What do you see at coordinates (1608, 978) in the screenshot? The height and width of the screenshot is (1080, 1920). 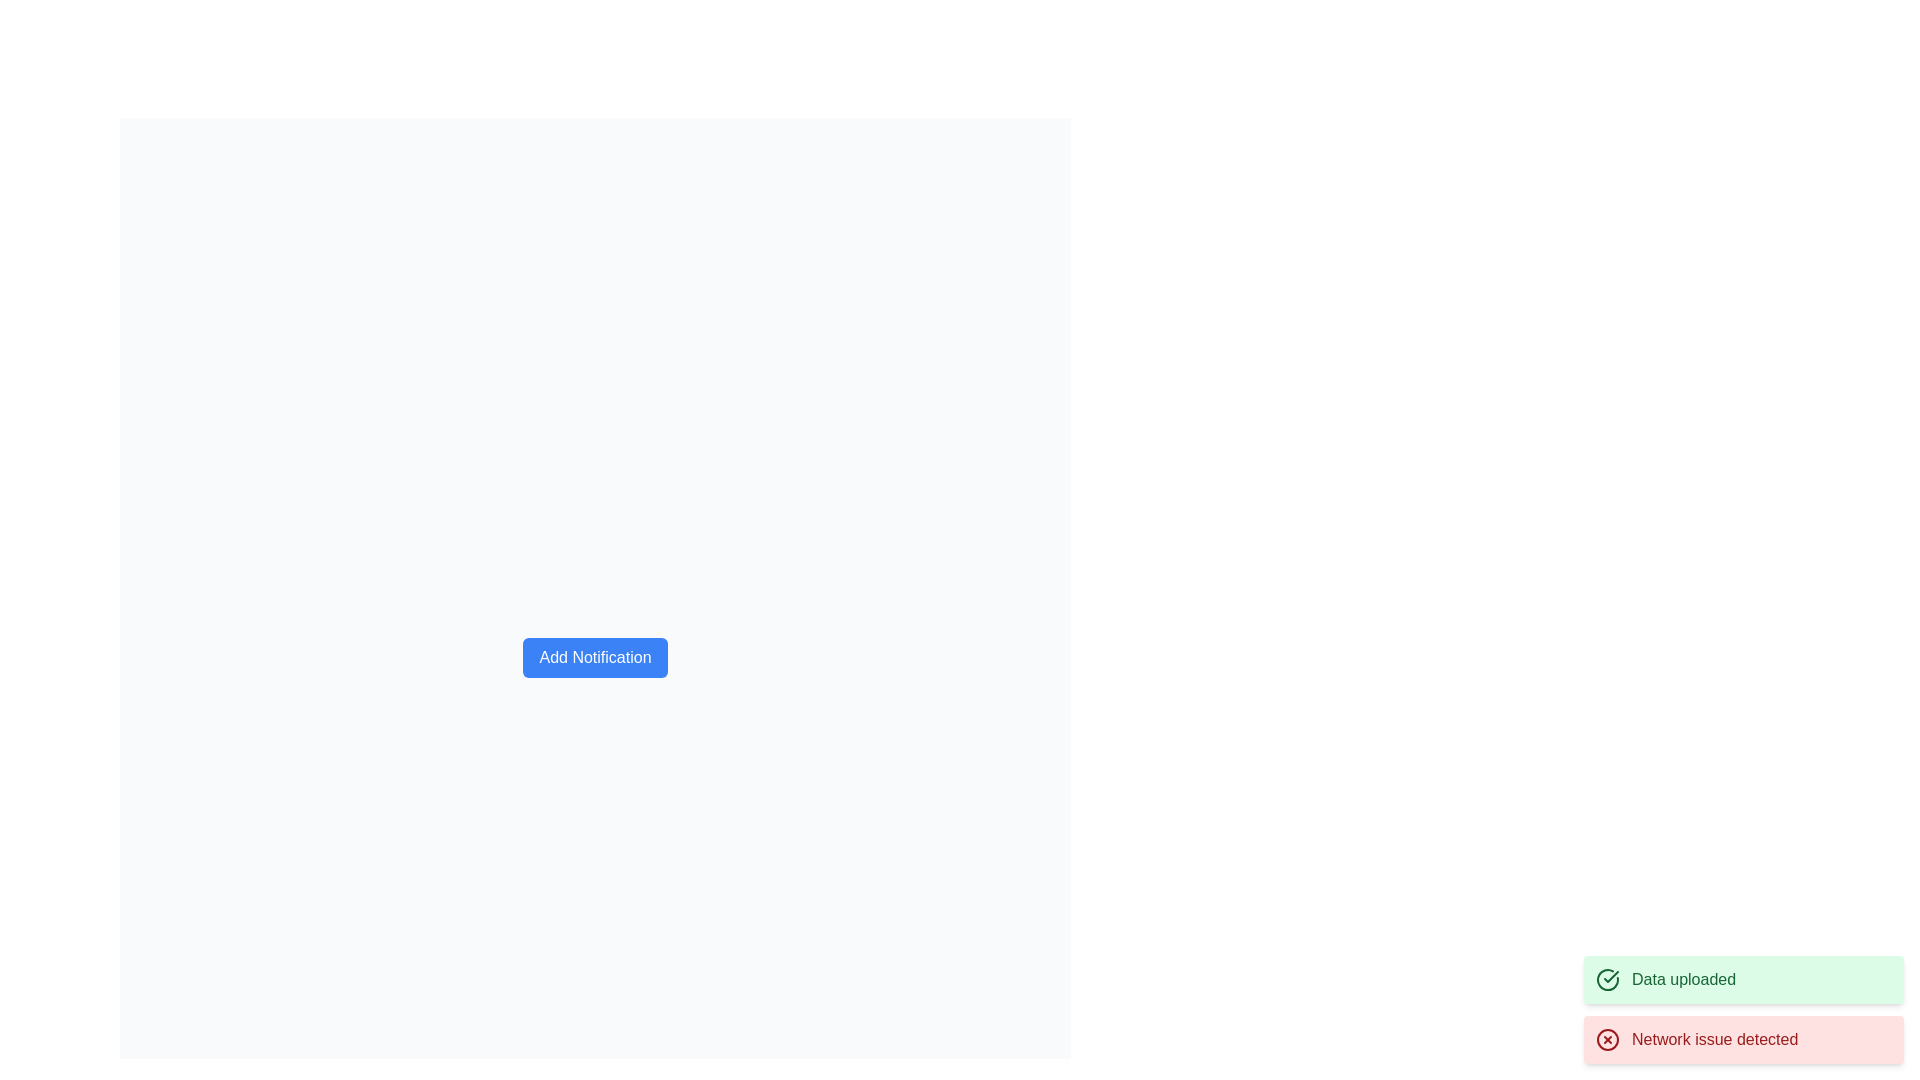 I see `the success status icon that indicates the completion of the data upload process, located at the bottom-right of the interface, next to the text 'Data uploaded'` at bounding box center [1608, 978].